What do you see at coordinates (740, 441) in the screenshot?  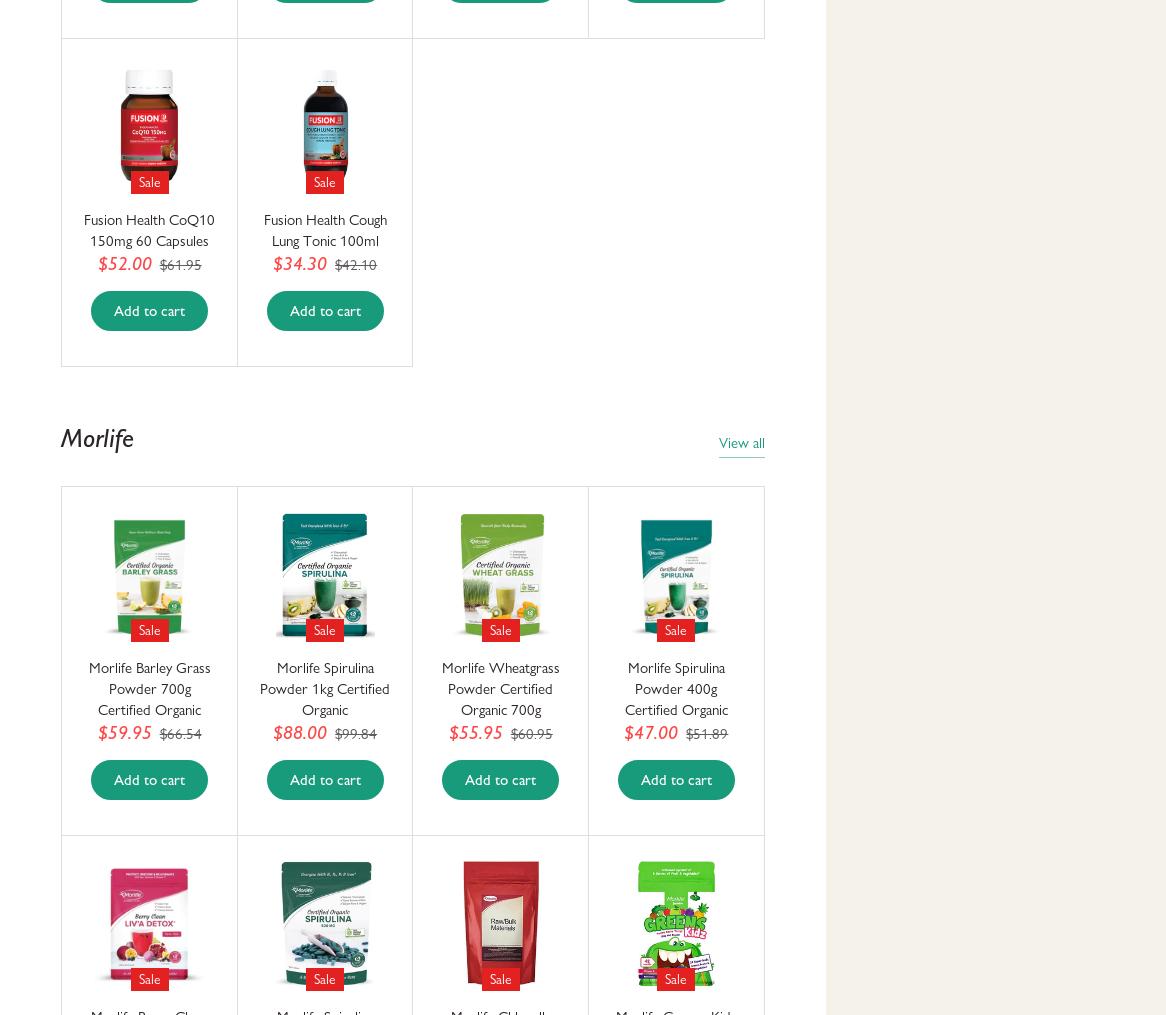 I see `'View all'` at bounding box center [740, 441].